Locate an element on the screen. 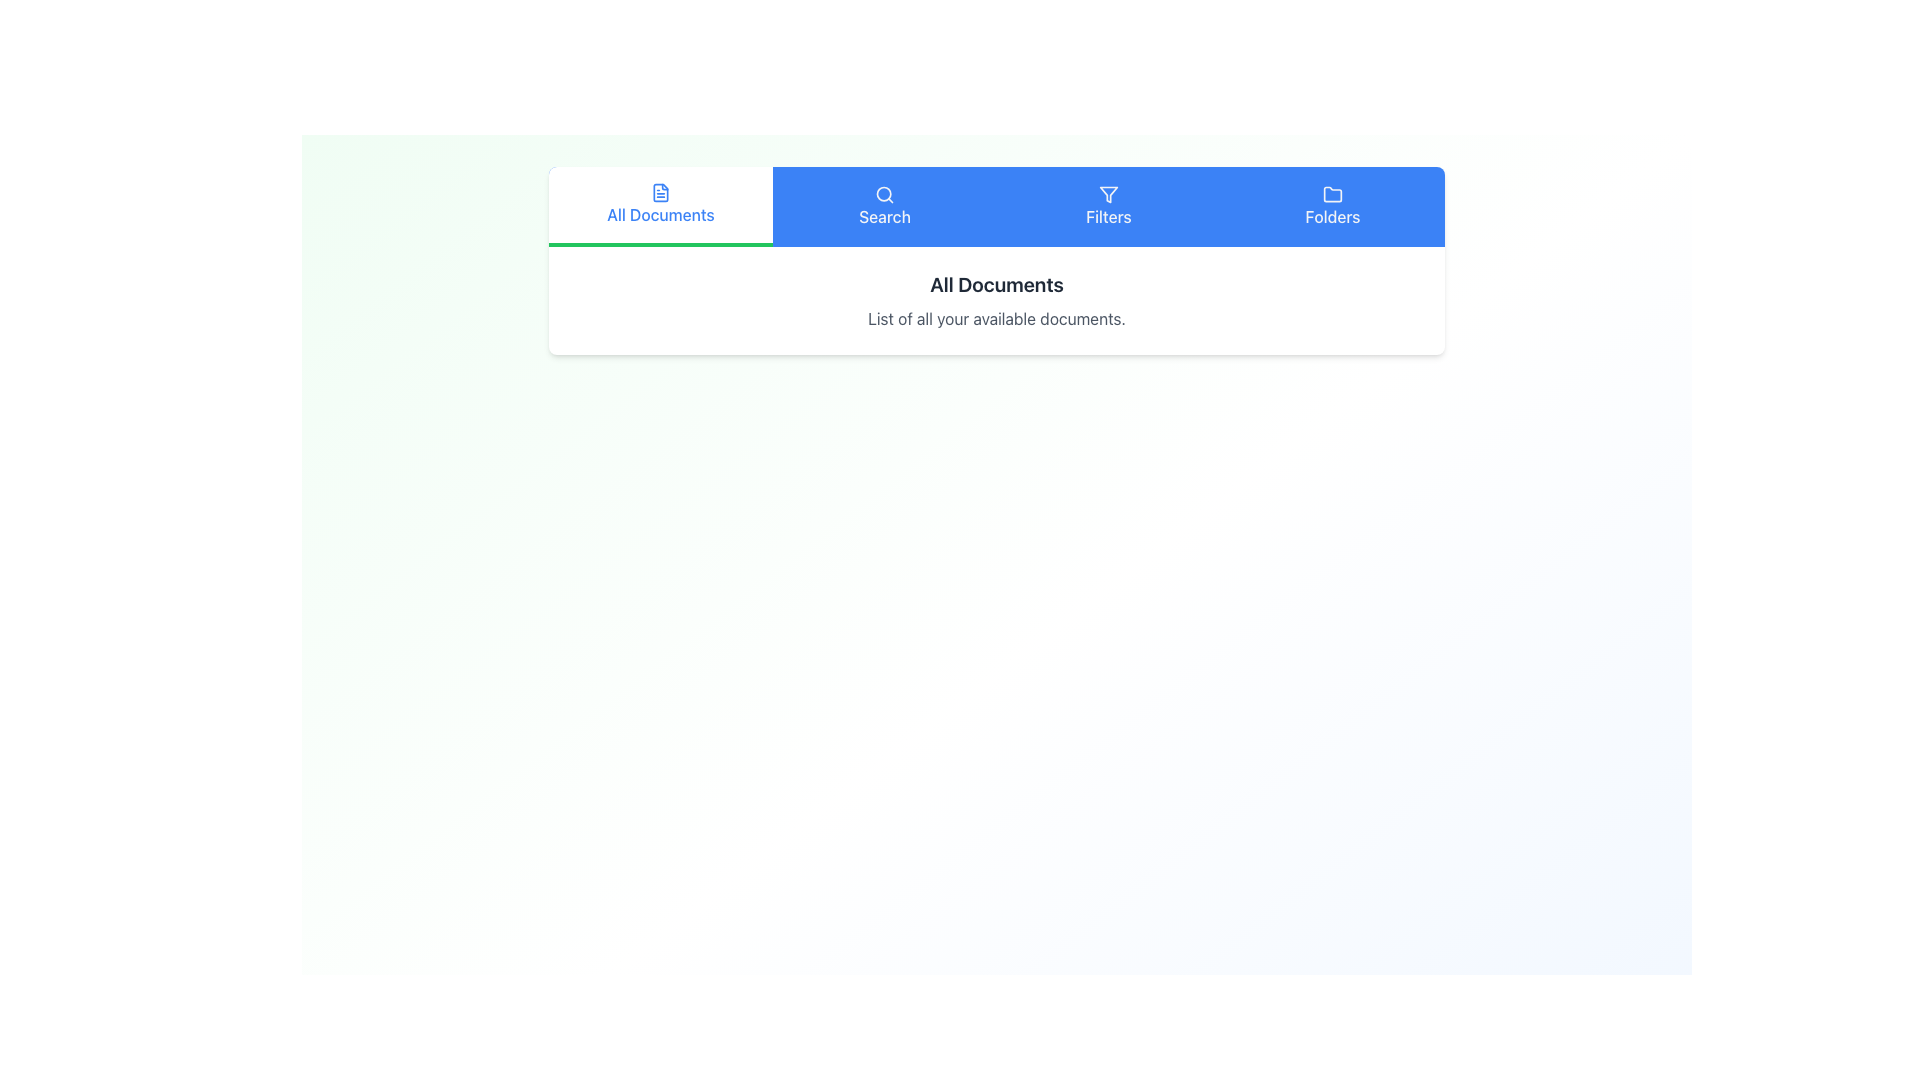 This screenshot has height=1080, width=1920. the 'Filters' button is located at coordinates (1107, 207).